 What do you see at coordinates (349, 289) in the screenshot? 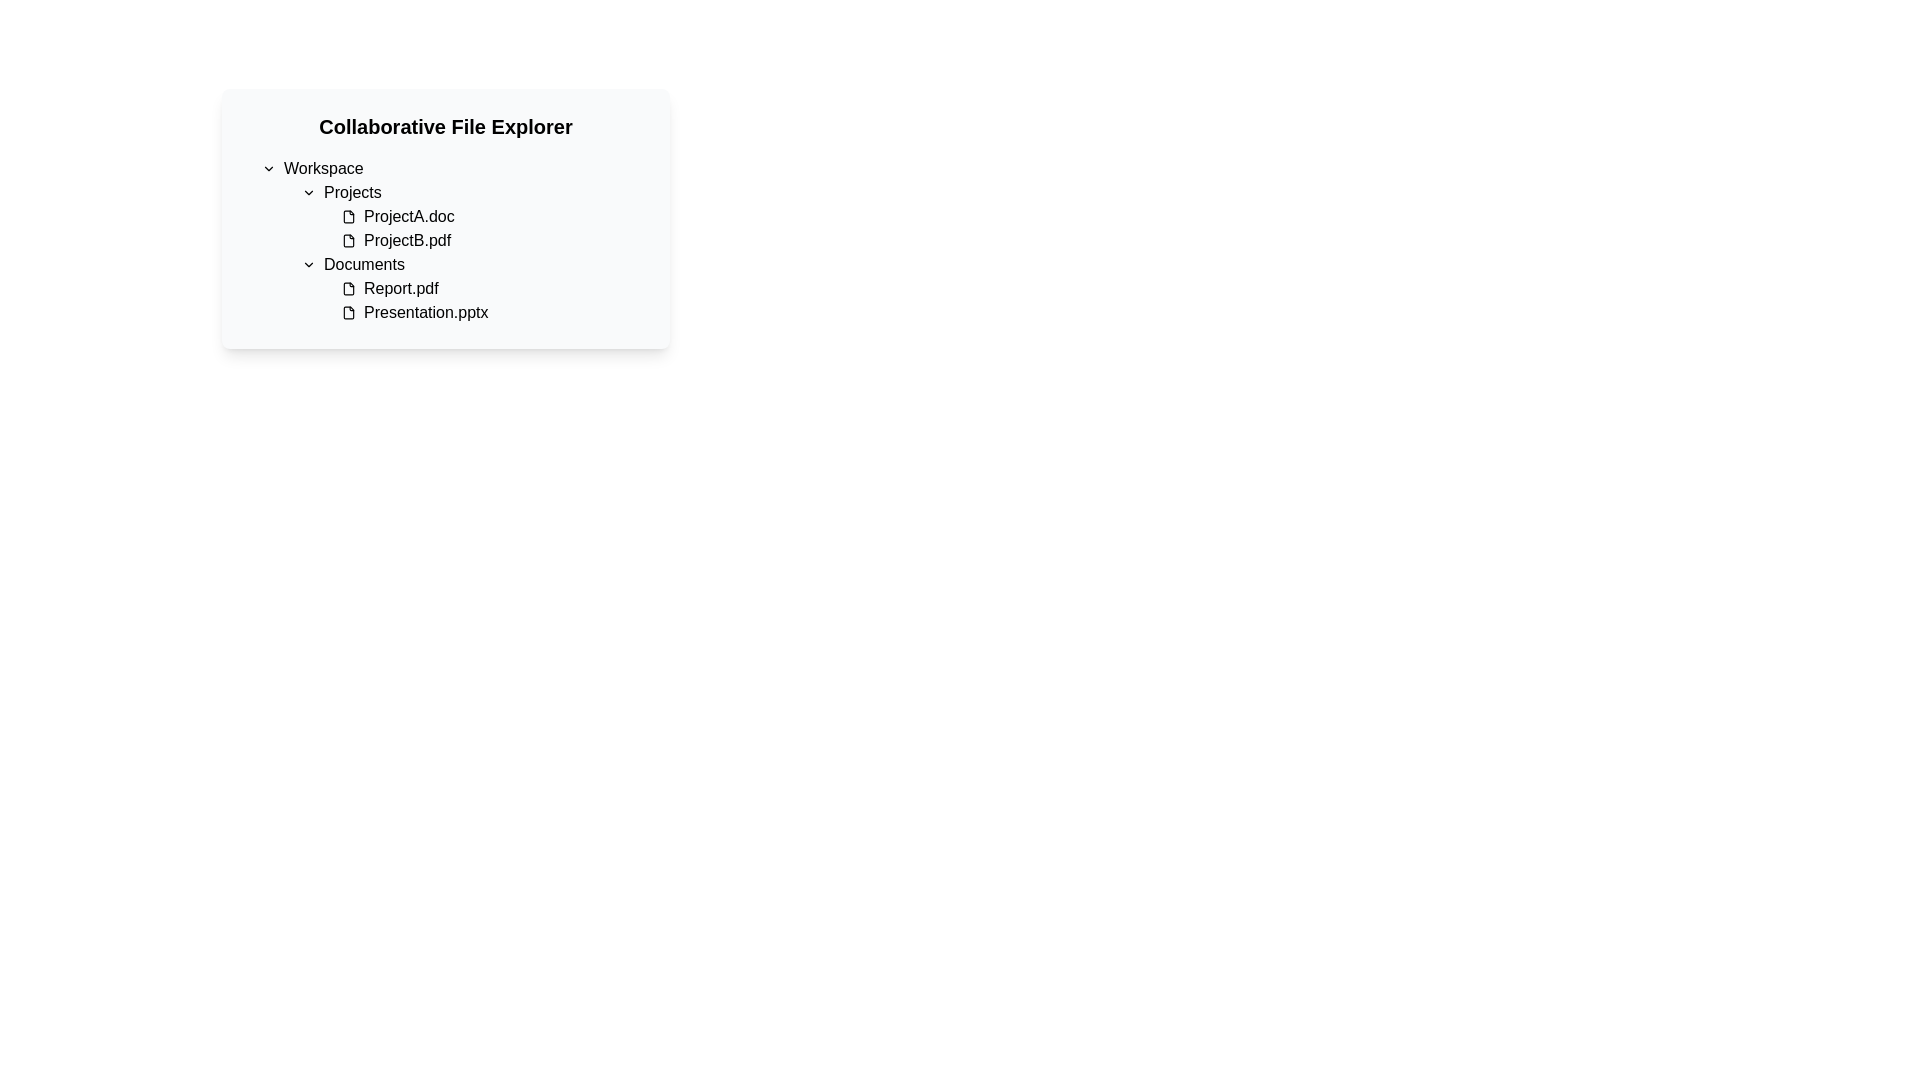
I see `the file icon representing 'Report.pdf', which is styled with black outlines and white fill, located in the 'Documents' section` at bounding box center [349, 289].